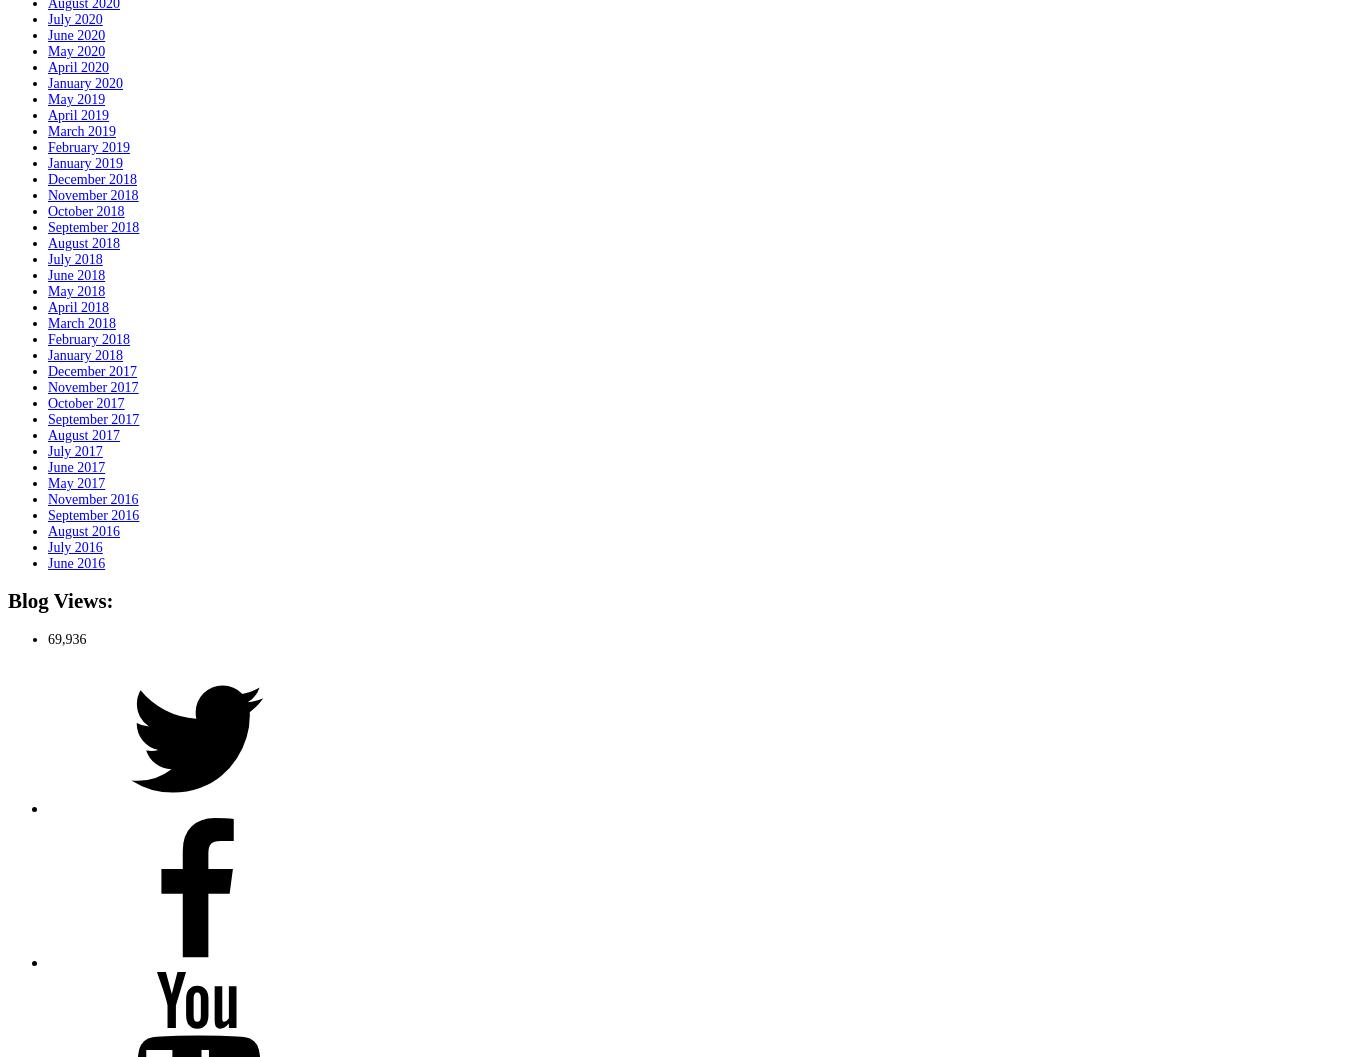 The height and width of the screenshot is (1057, 1366). I want to click on 'October 2017', so click(47, 401).